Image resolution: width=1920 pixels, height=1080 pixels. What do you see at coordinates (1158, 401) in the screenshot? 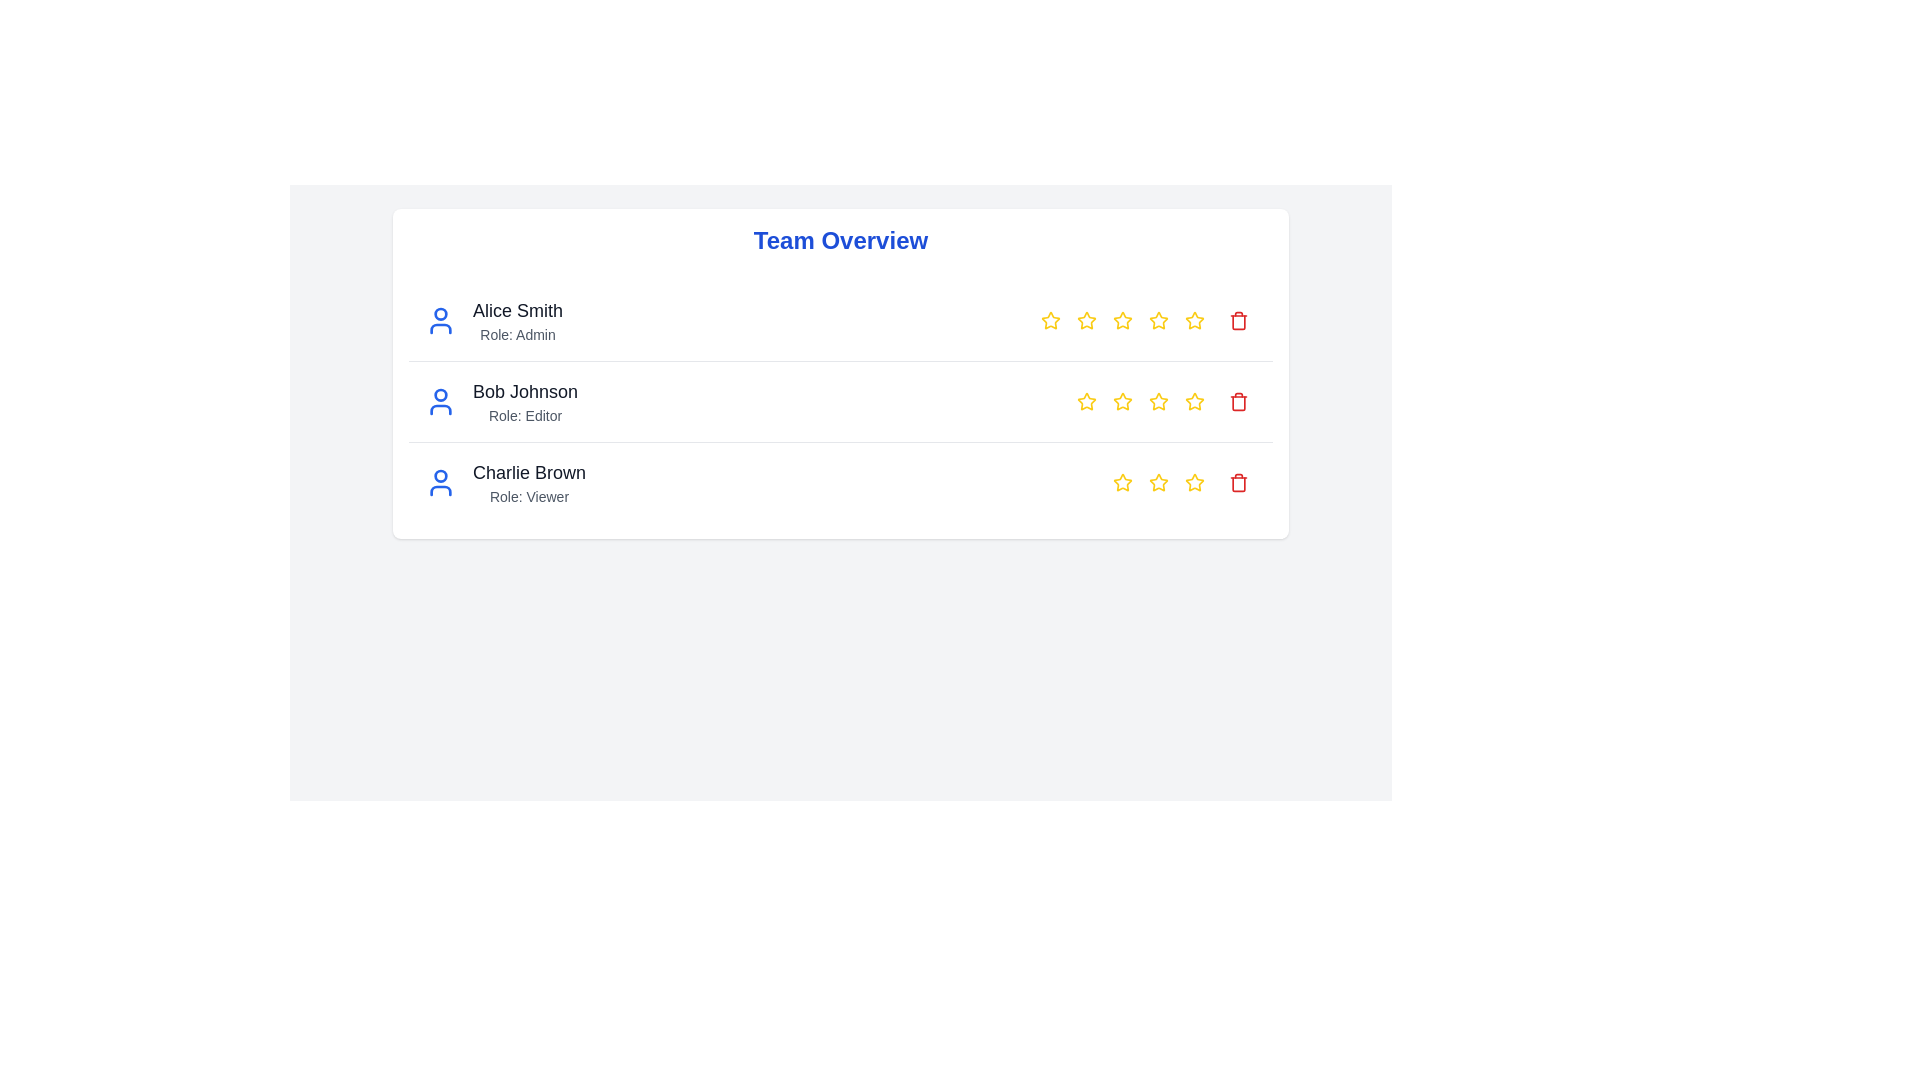
I see `the fourth star-shaped rating icon with a yellow border located in the second row of the table, to the right of the text 'Bob Johnson Role: Editor.'` at bounding box center [1158, 401].